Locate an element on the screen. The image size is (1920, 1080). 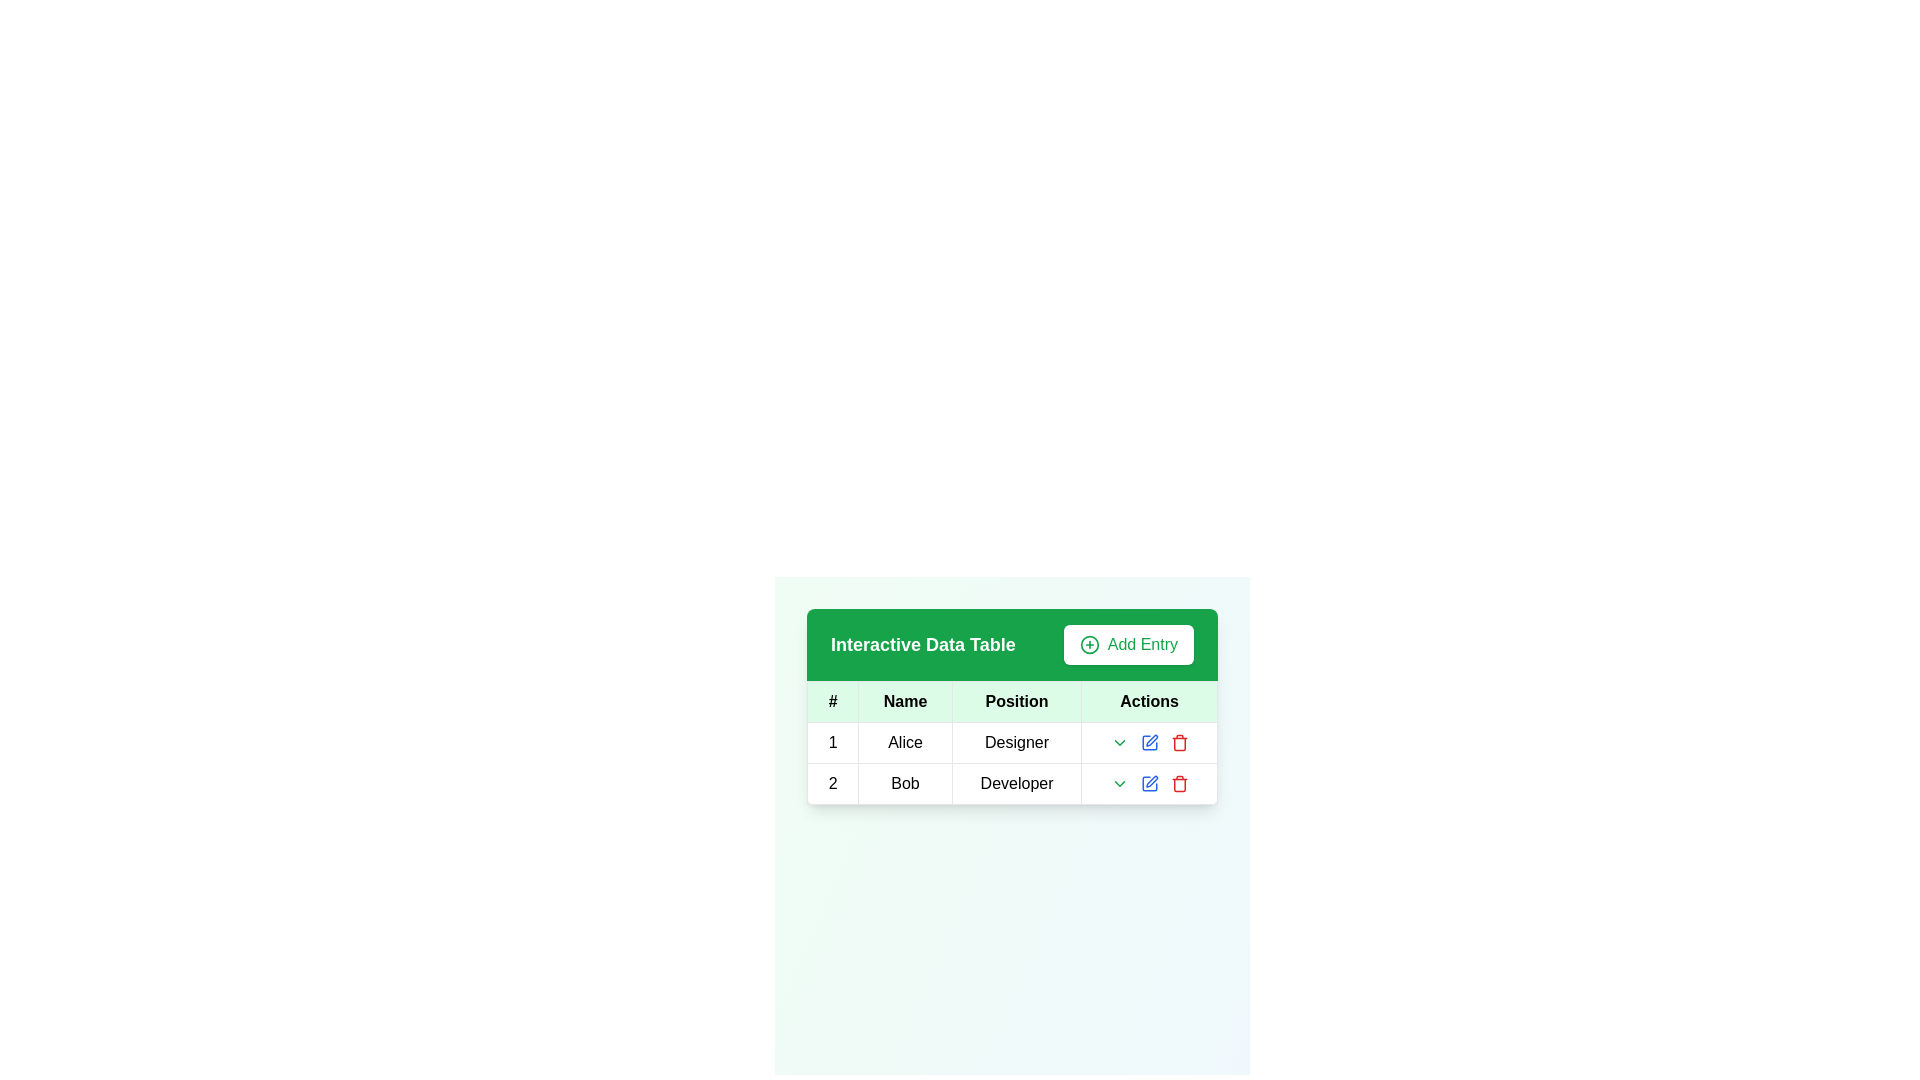
the 'Add Entry' button with a white background, green text, and a plus icon is located at coordinates (1128, 644).